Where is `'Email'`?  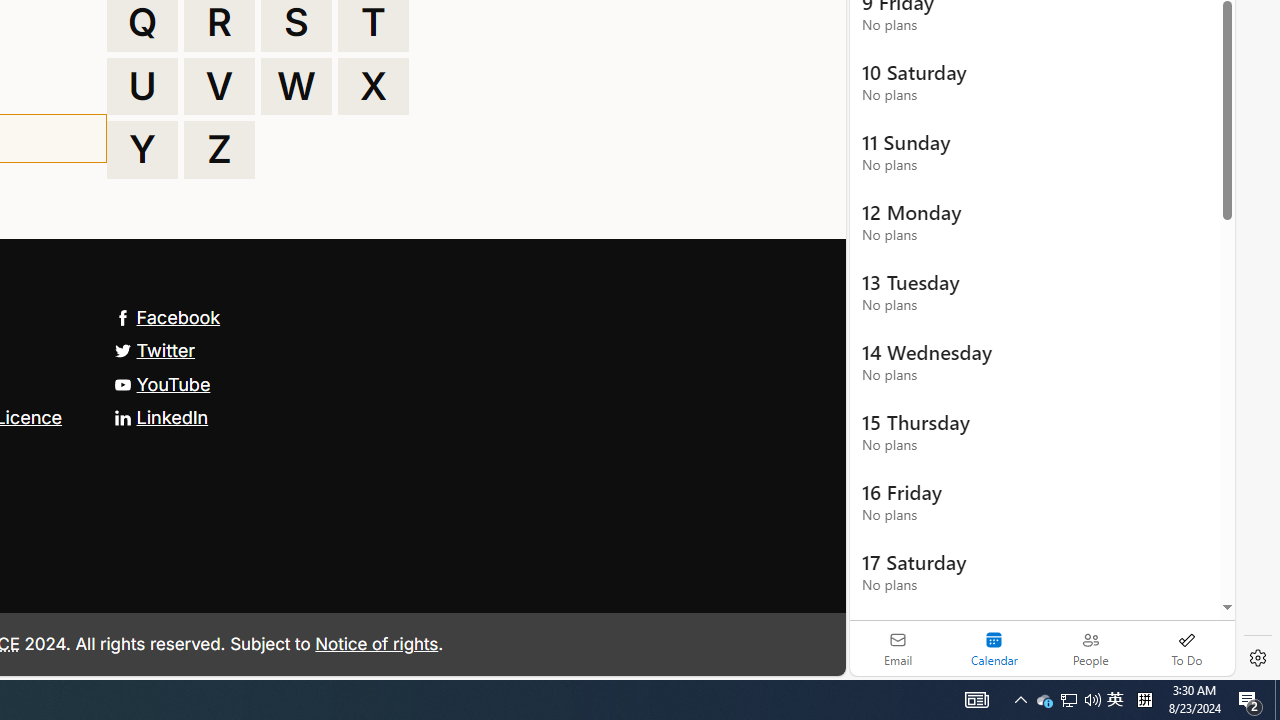 'Email' is located at coordinates (897, 648).